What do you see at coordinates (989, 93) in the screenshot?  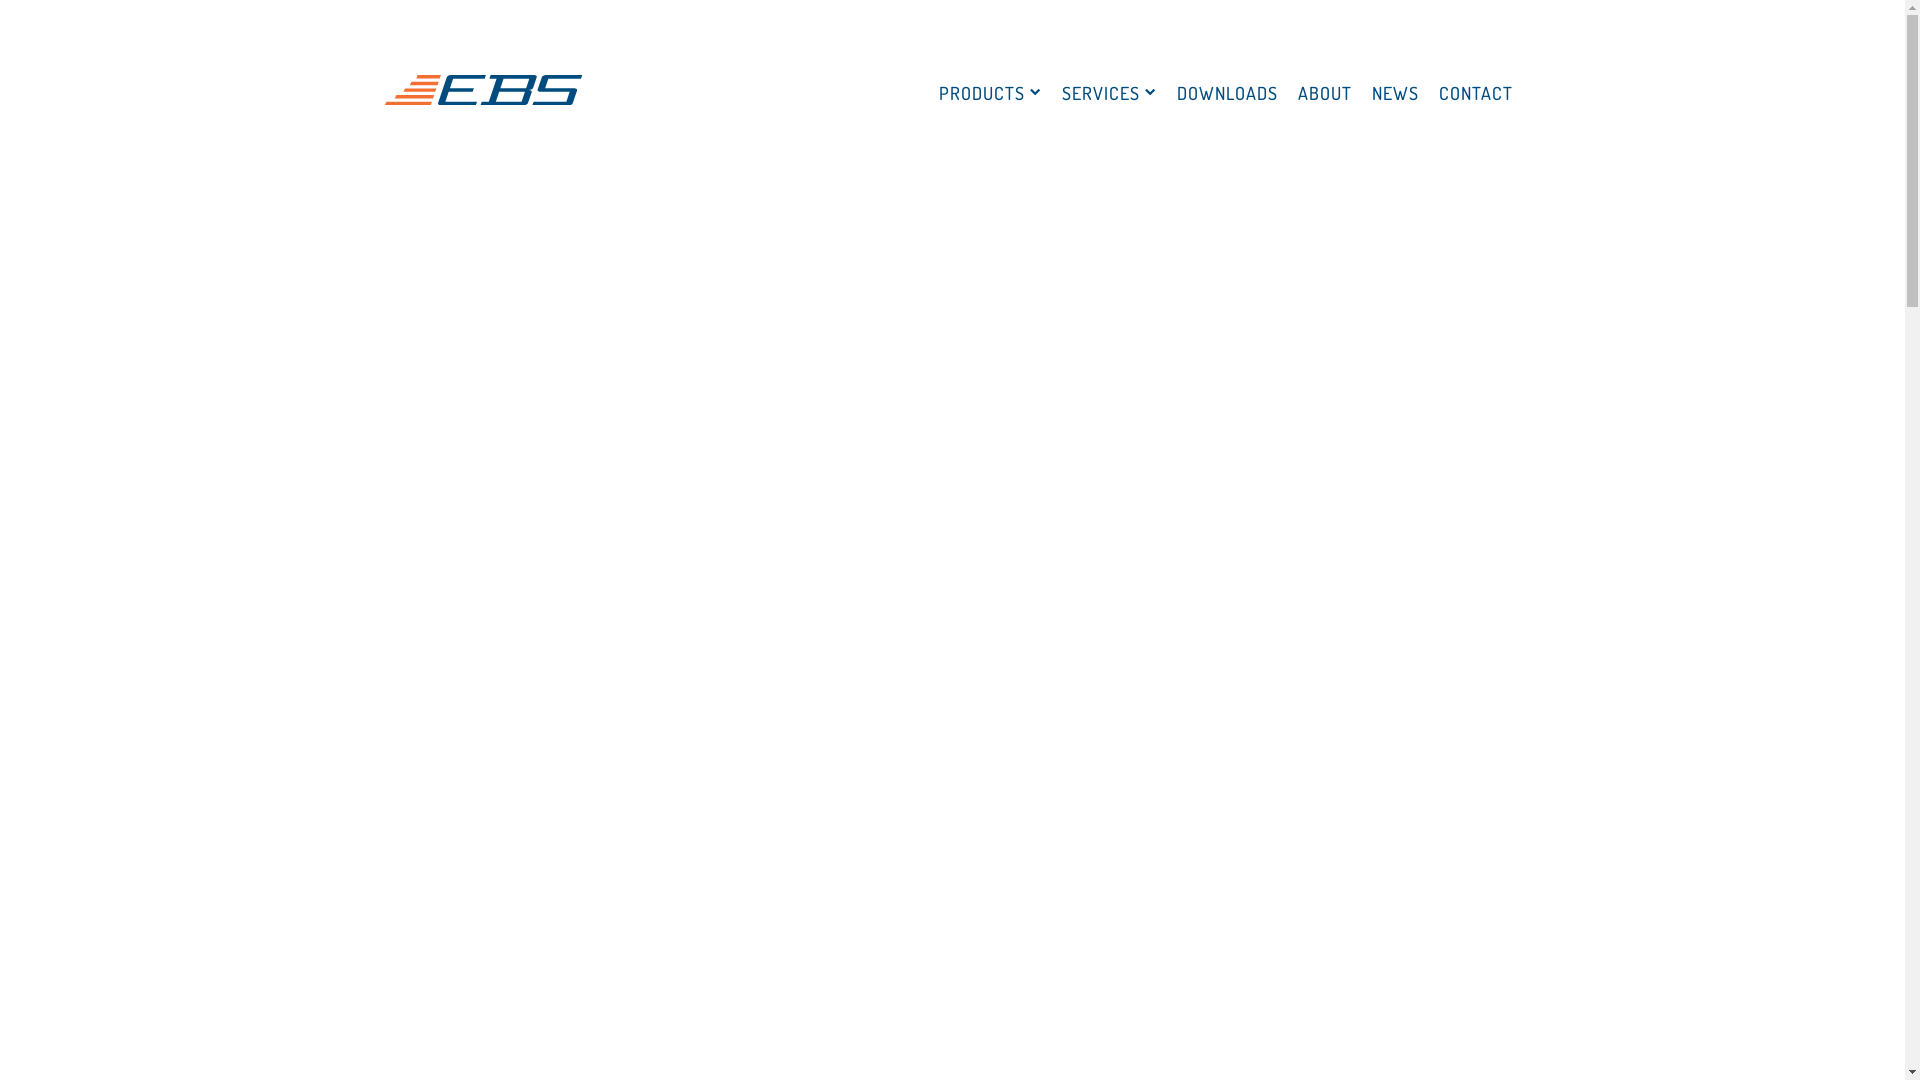 I see `'PRODUCTS'` at bounding box center [989, 93].